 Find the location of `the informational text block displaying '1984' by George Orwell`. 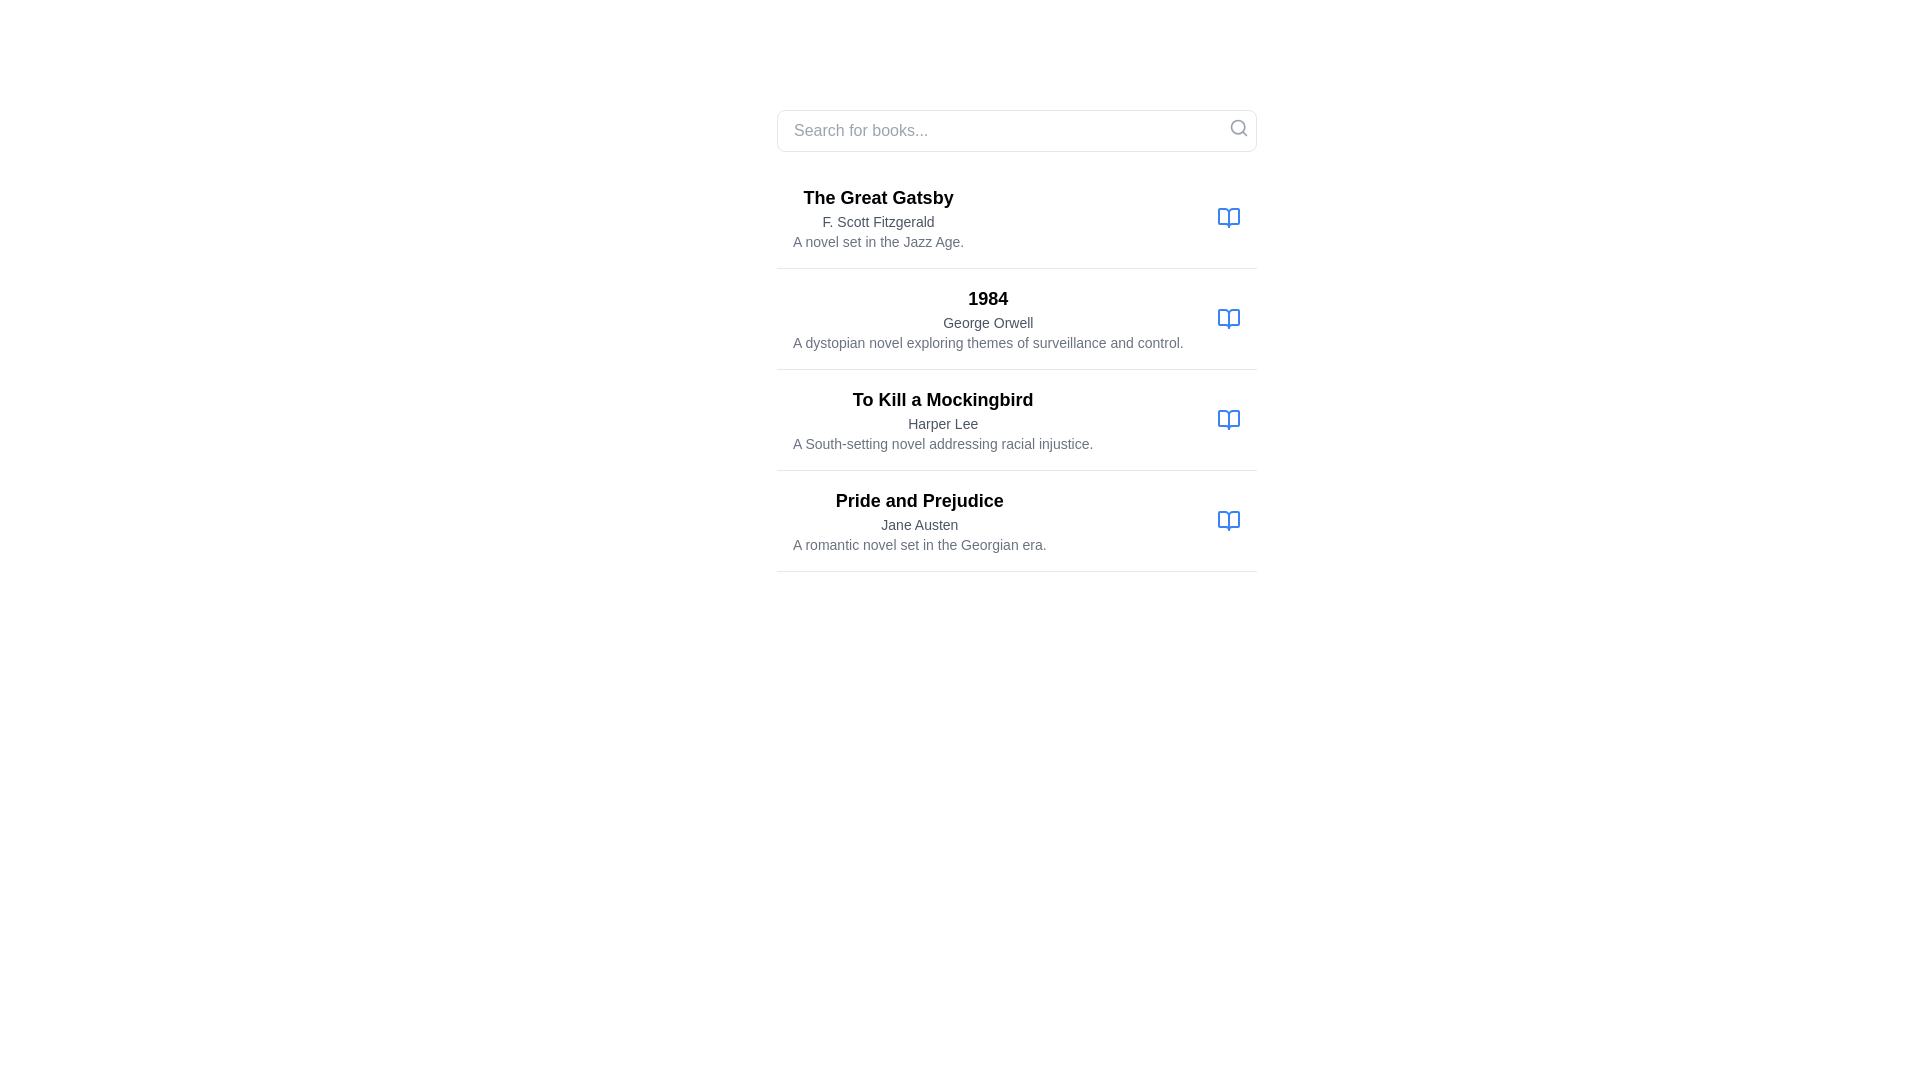

the informational text block displaying '1984' by George Orwell is located at coordinates (988, 318).